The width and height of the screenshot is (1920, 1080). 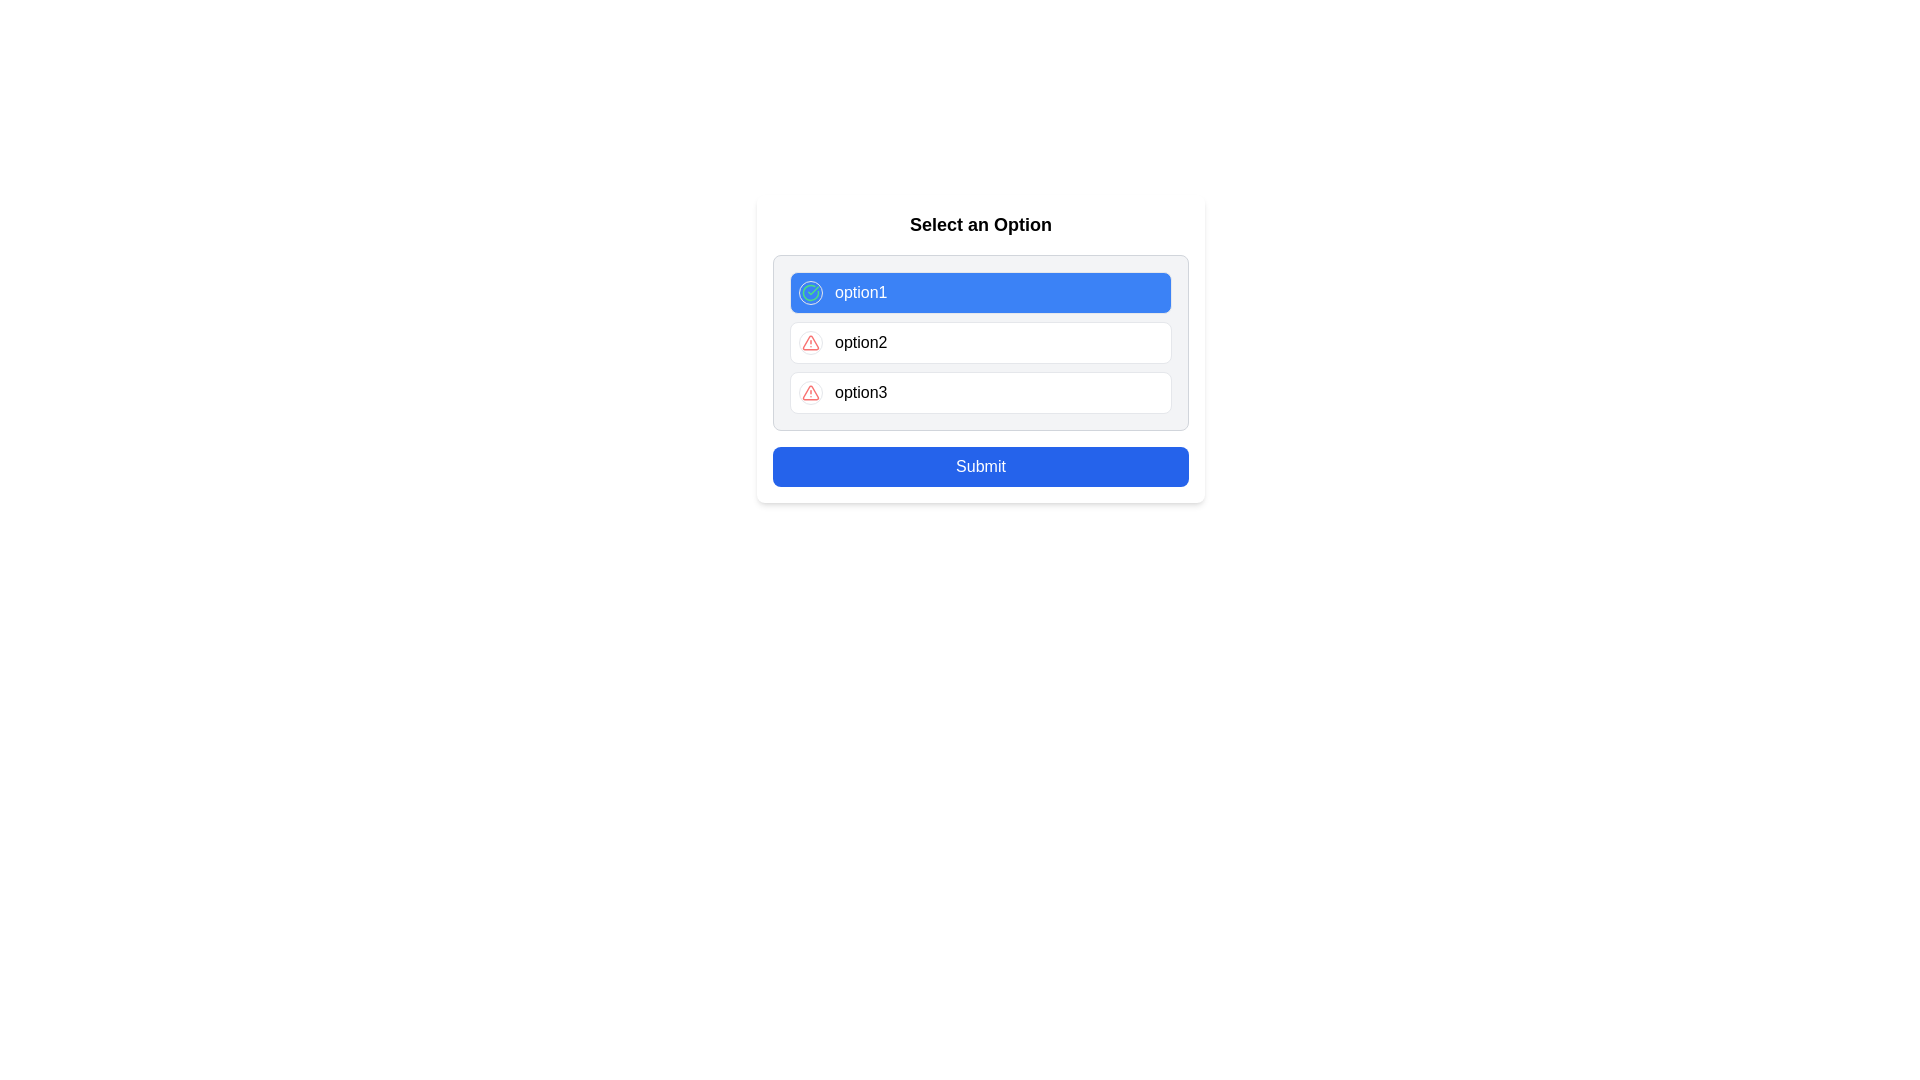 What do you see at coordinates (861, 342) in the screenshot?
I see `text label displaying 'option2', which is styled with a medium font size and positioned to the right of a warning triangle icon in the option selector interface` at bounding box center [861, 342].